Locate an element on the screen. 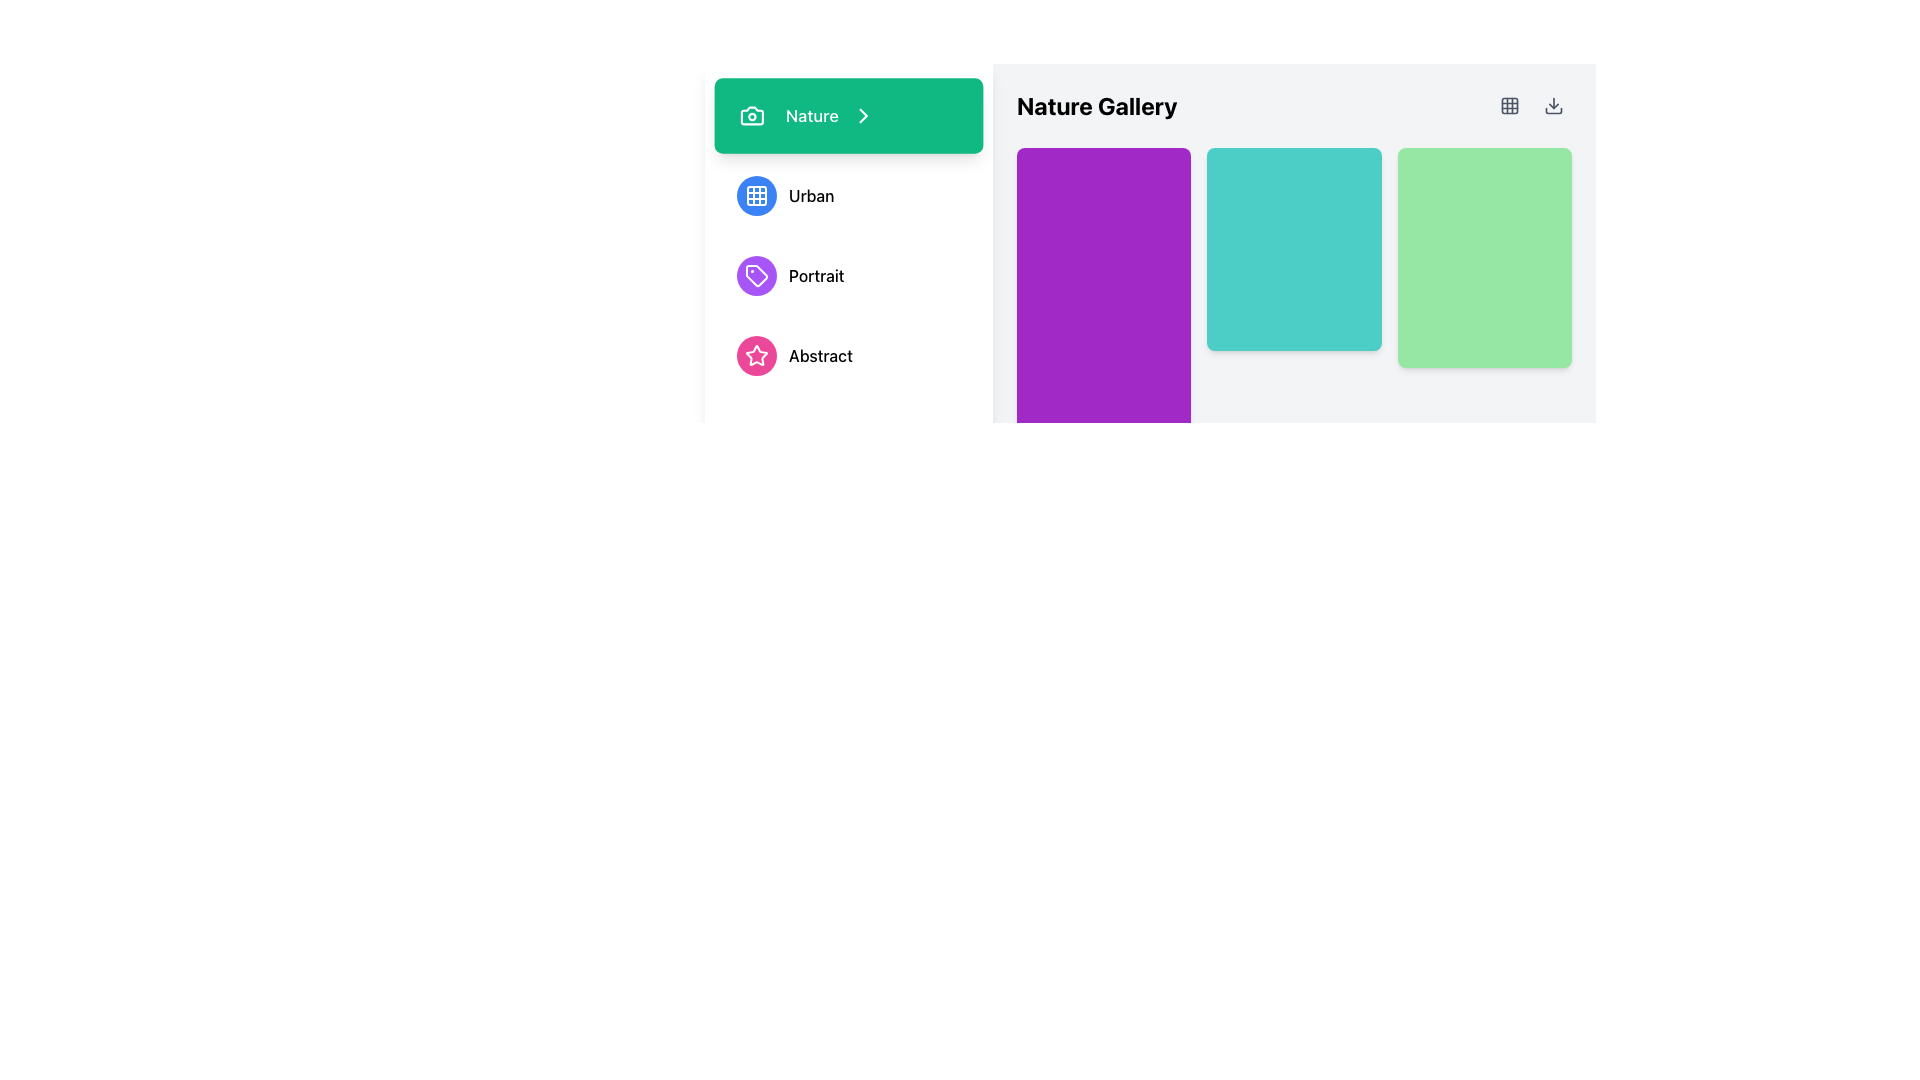 This screenshot has width=1920, height=1080. the SVG icon resembling a tag within the purple circular button associated with the 'Portrait' option in the vertical menu on the left side of the interface is located at coordinates (756, 276).